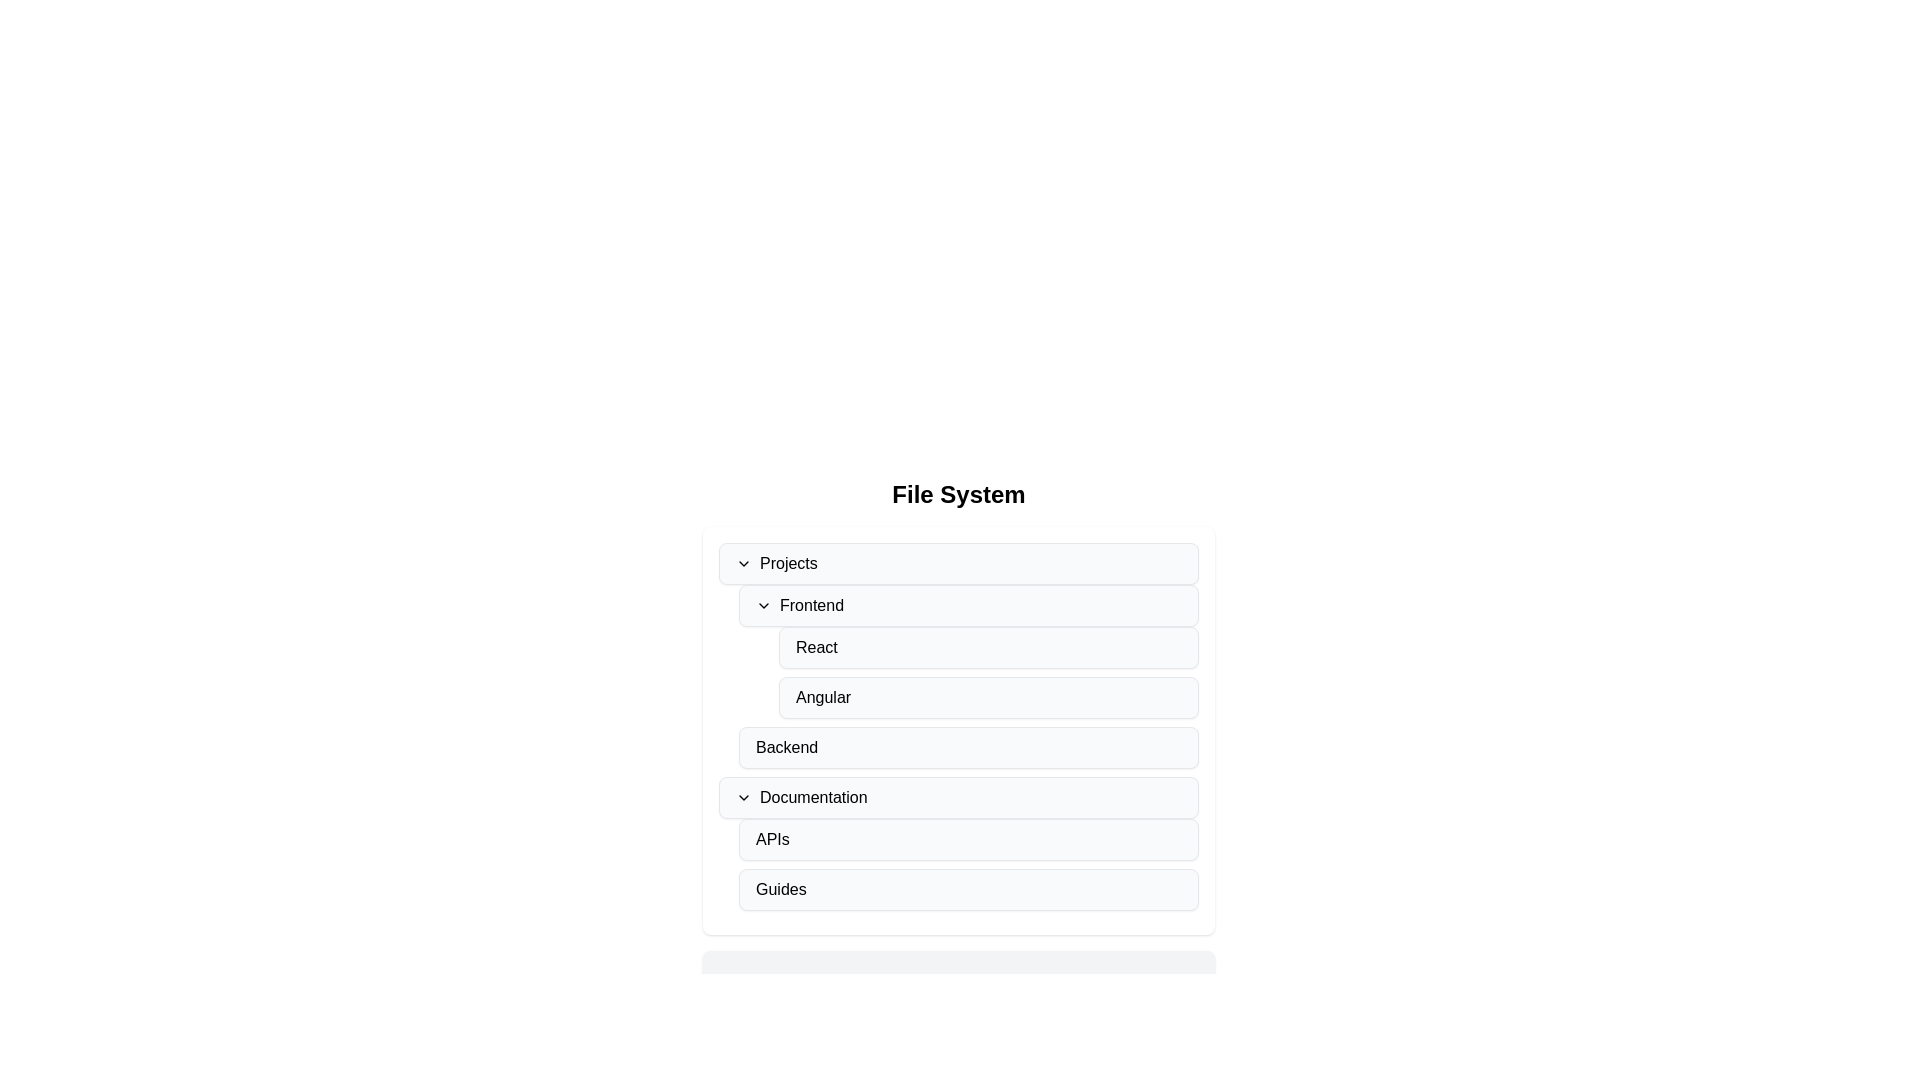 The image size is (1920, 1080). Describe the element at coordinates (958, 889) in the screenshot. I see `the 'Guides' button located at the bottom of the navigation list, positioned prominently below 'Documentation' and 'APIs'` at that location.